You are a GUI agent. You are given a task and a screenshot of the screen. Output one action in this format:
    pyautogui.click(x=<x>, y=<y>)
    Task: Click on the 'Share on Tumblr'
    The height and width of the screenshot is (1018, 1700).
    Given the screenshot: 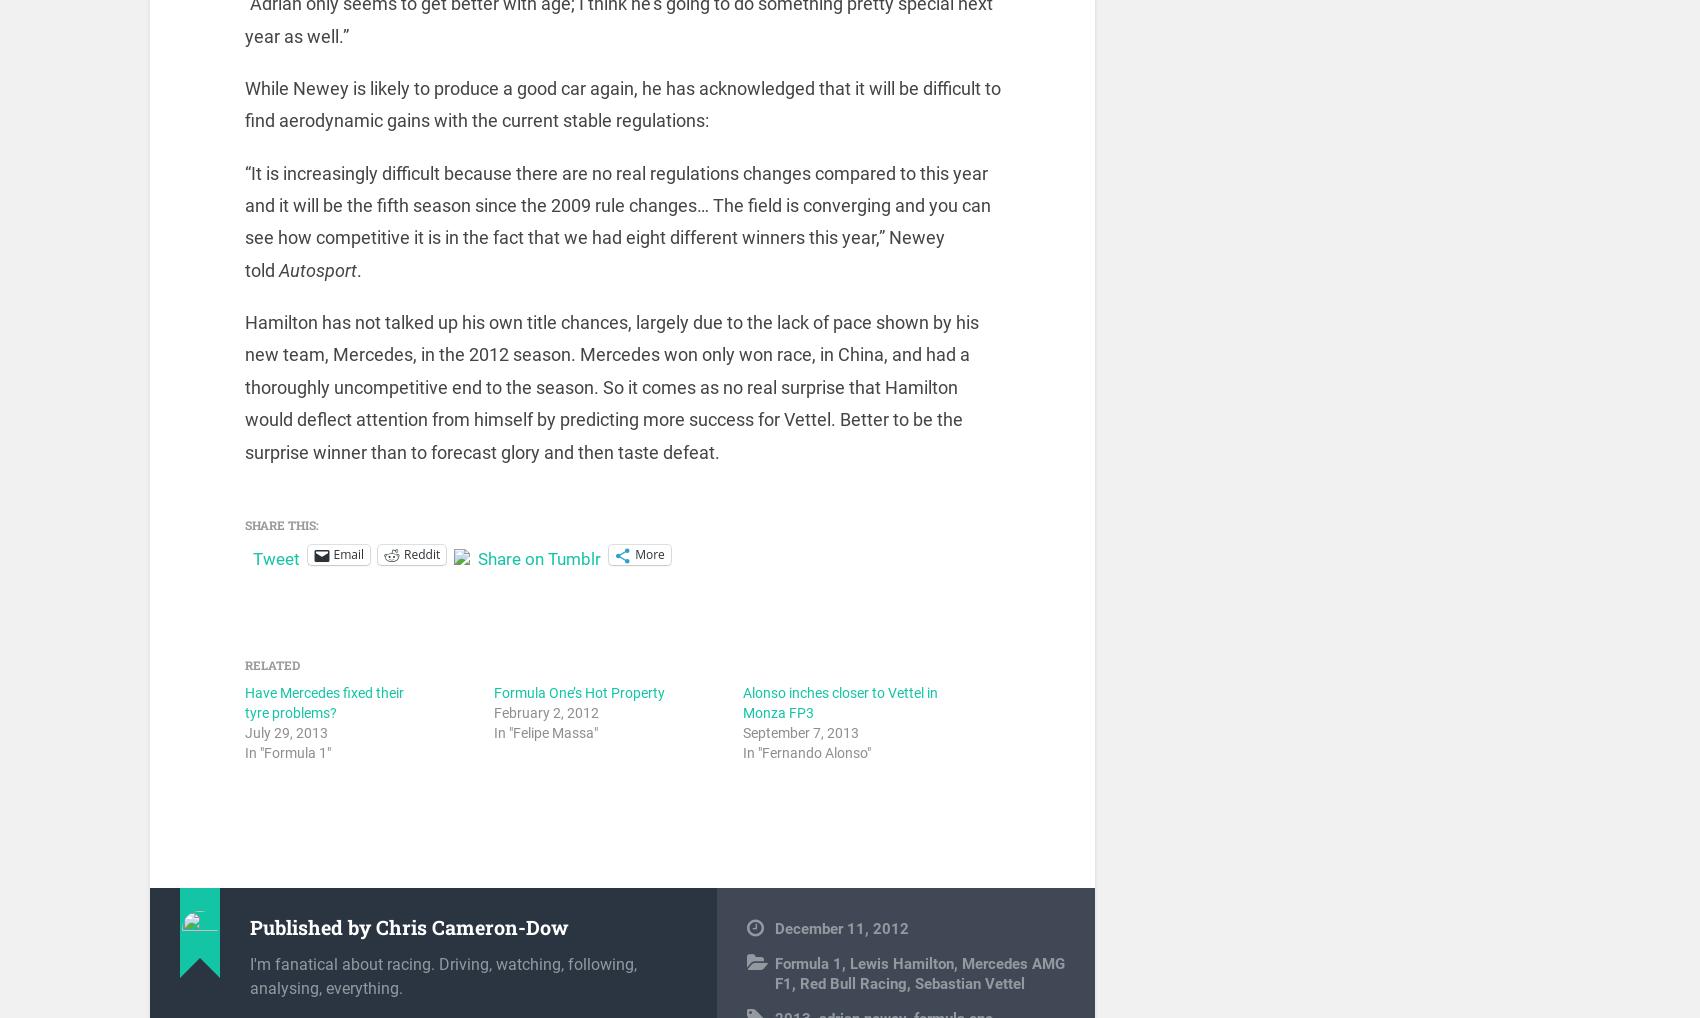 What is the action you would take?
    pyautogui.click(x=538, y=569)
    